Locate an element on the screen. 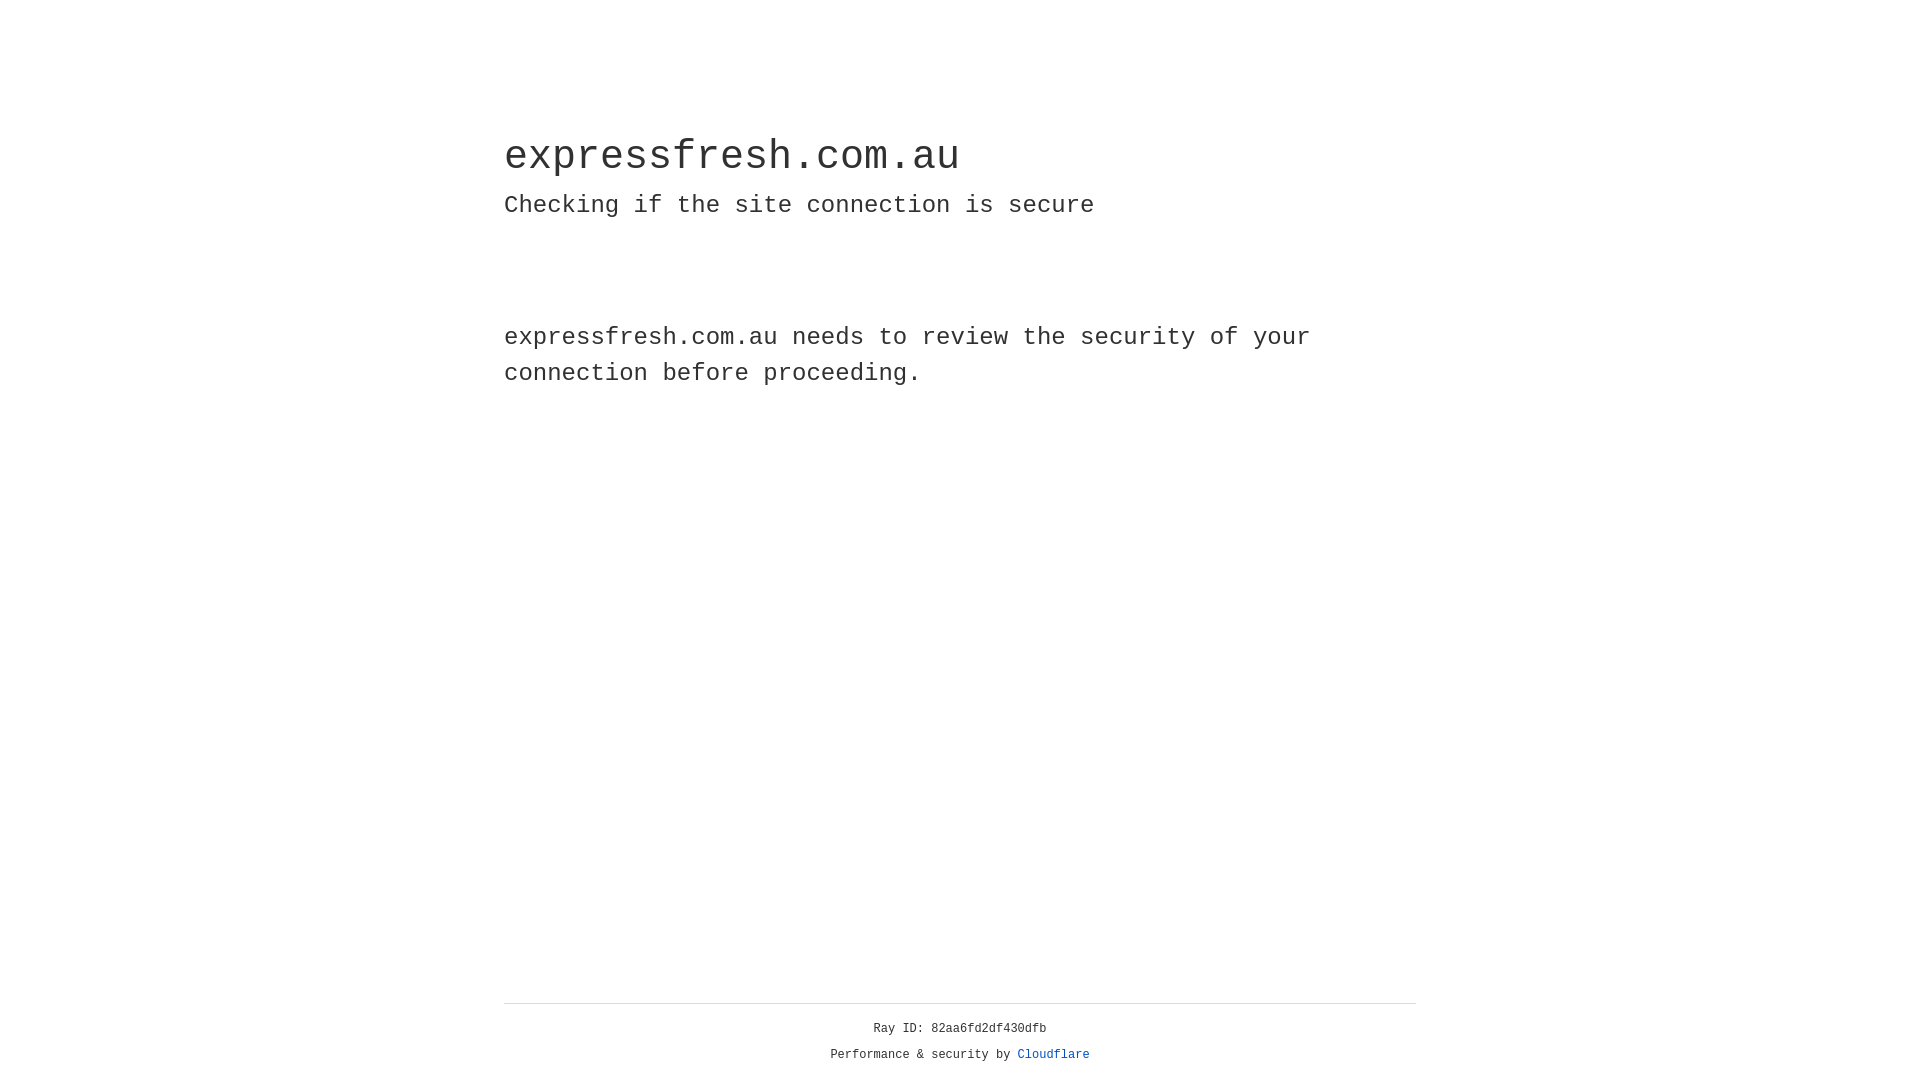  'Cloudflare' is located at coordinates (1053, 1054).